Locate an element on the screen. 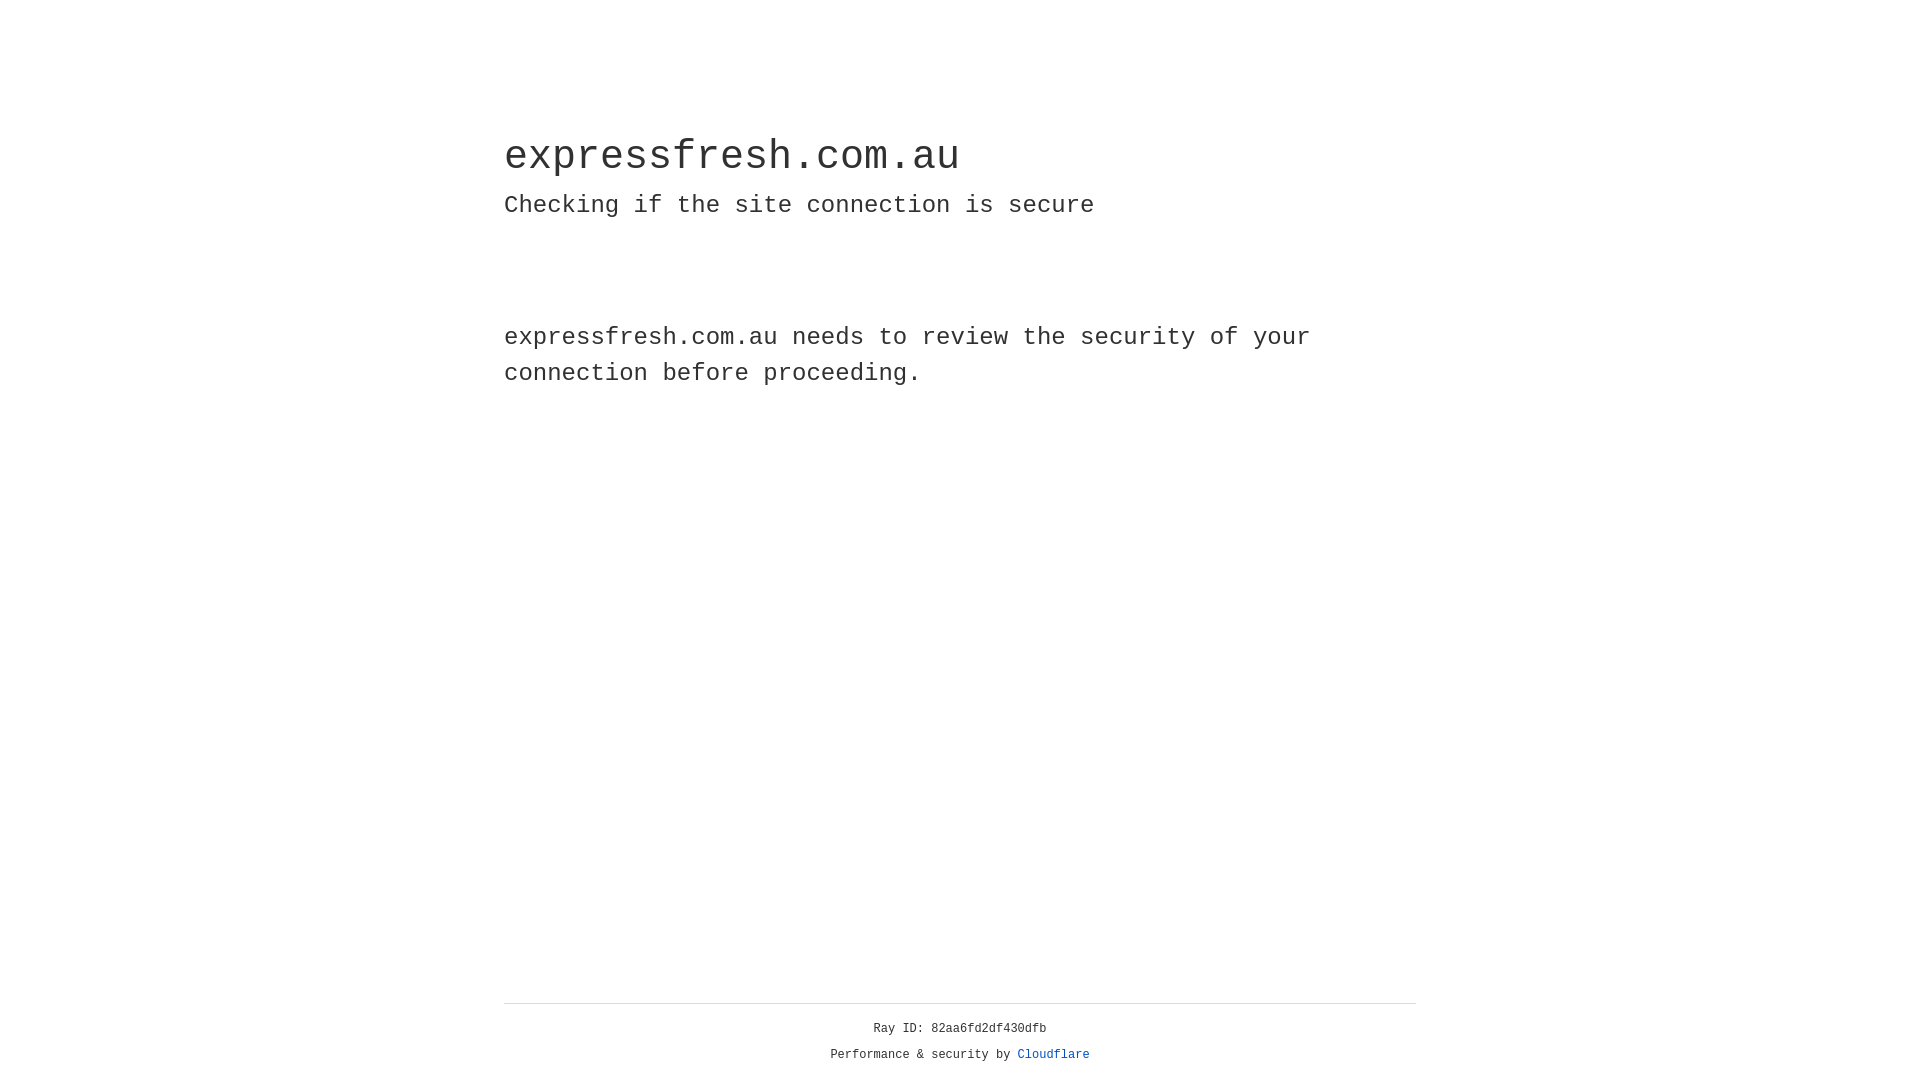  'Cloudflare' is located at coordinates (1053, 1054).